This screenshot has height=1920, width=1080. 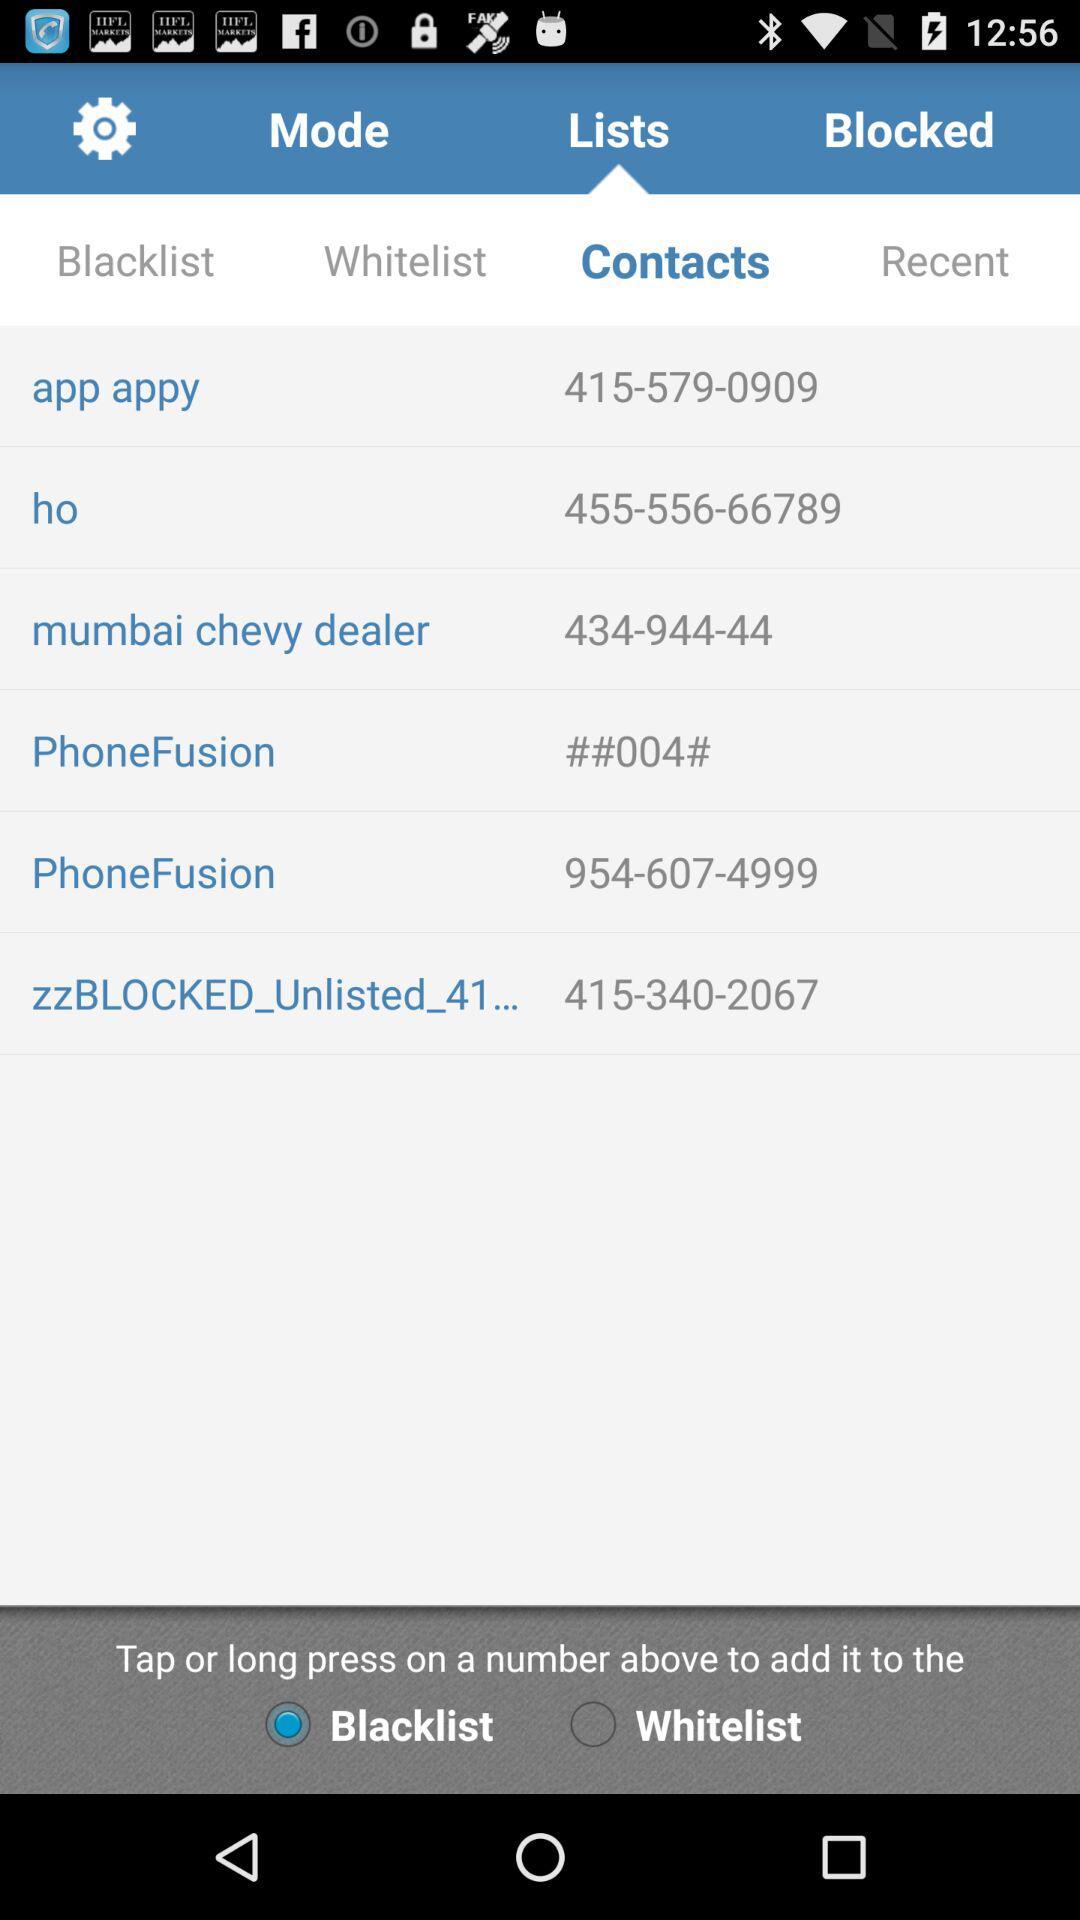 I want to click on icon next to lists, so click(x=909, y=127).